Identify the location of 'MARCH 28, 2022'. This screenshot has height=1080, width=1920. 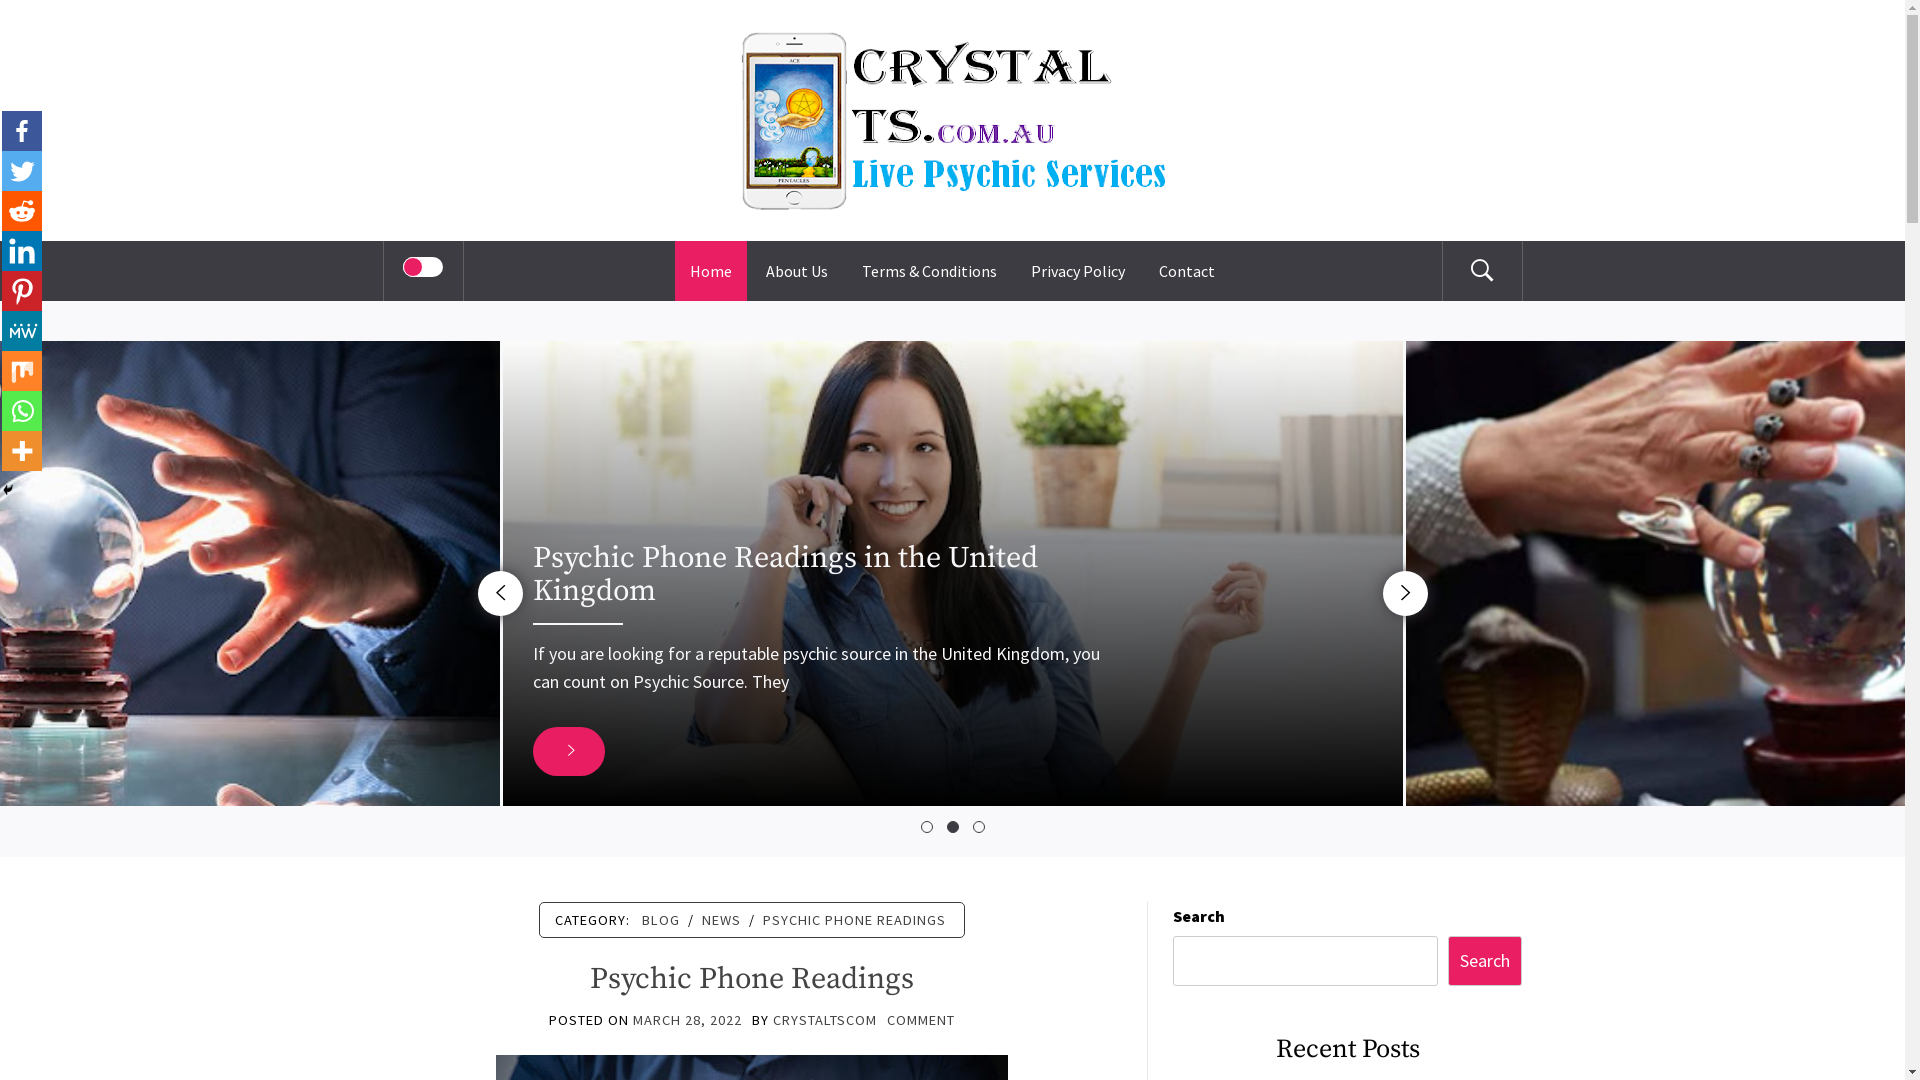
(687, 1019).